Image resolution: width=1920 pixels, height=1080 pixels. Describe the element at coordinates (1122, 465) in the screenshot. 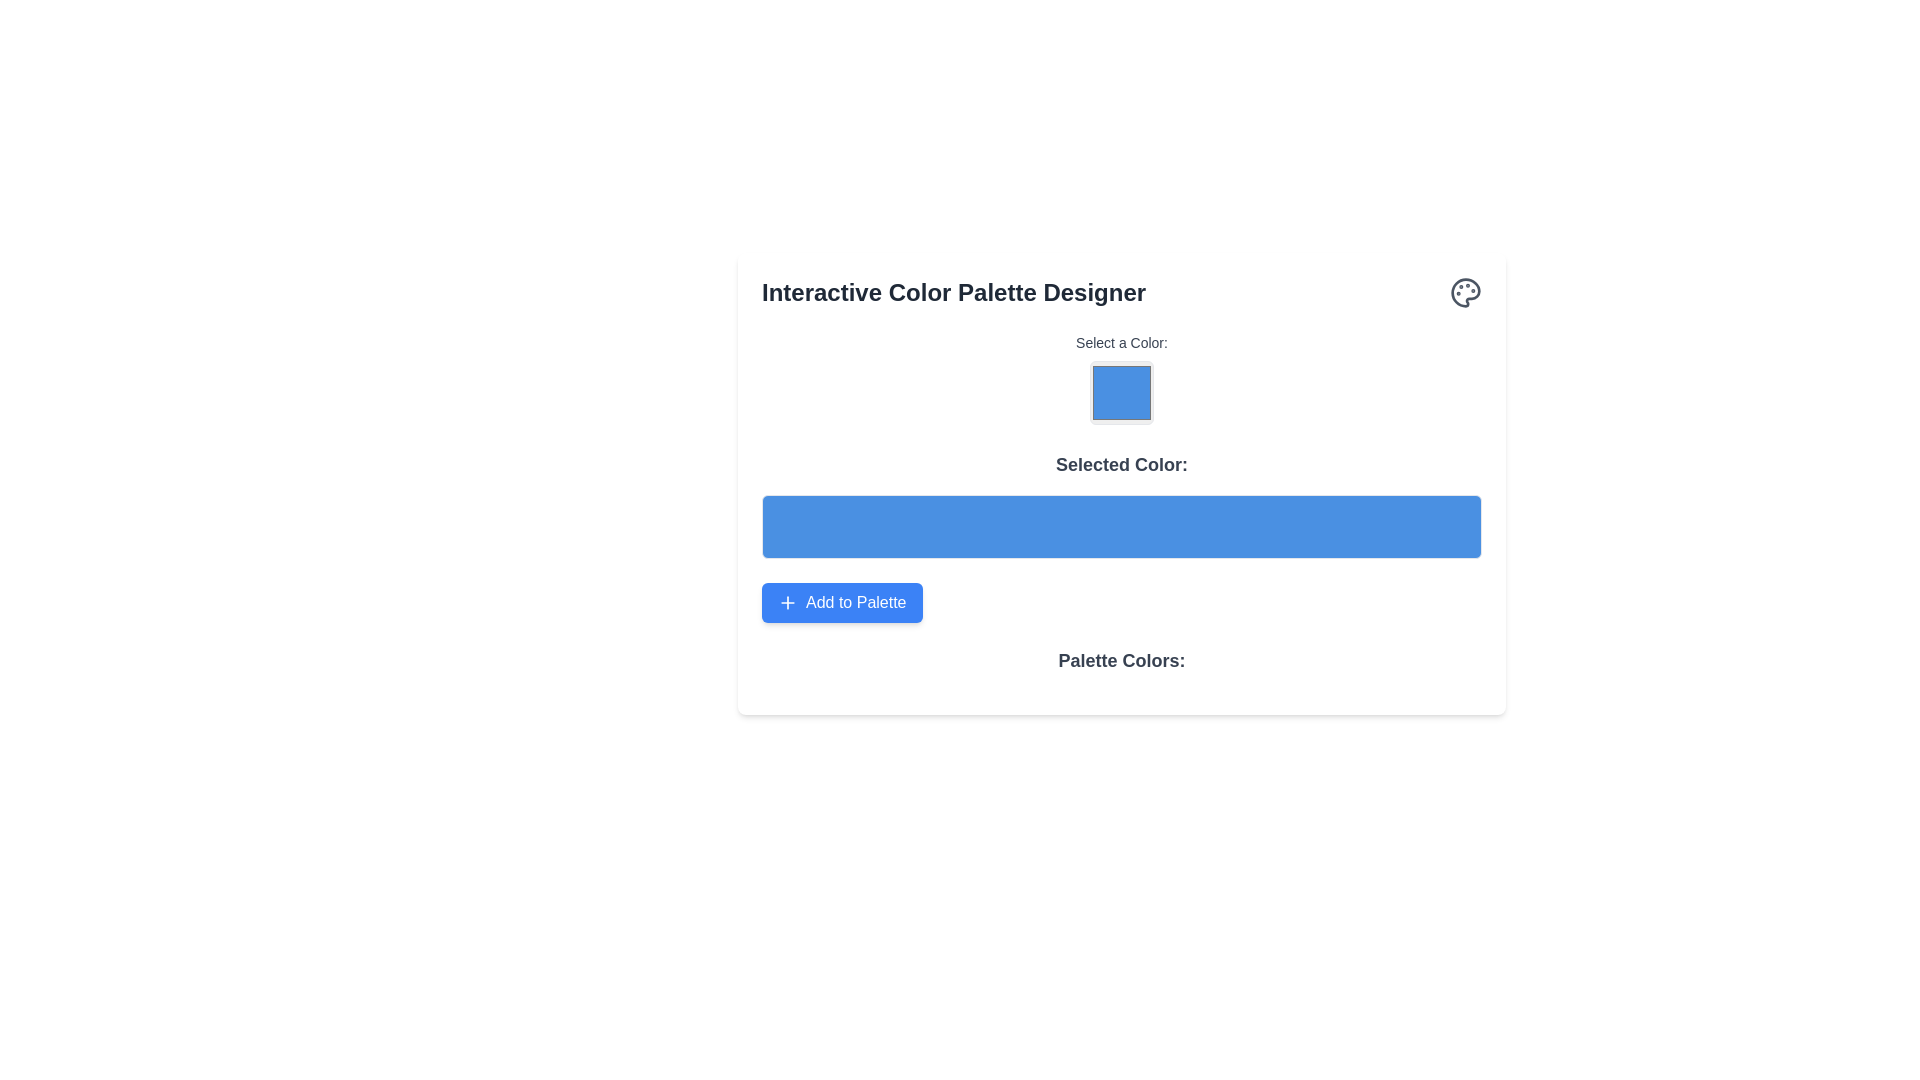

I see `the text label that indicates the context of the adjacent color display, positioned centrally below the blue square and above a larger blue rectangular block` at that location.